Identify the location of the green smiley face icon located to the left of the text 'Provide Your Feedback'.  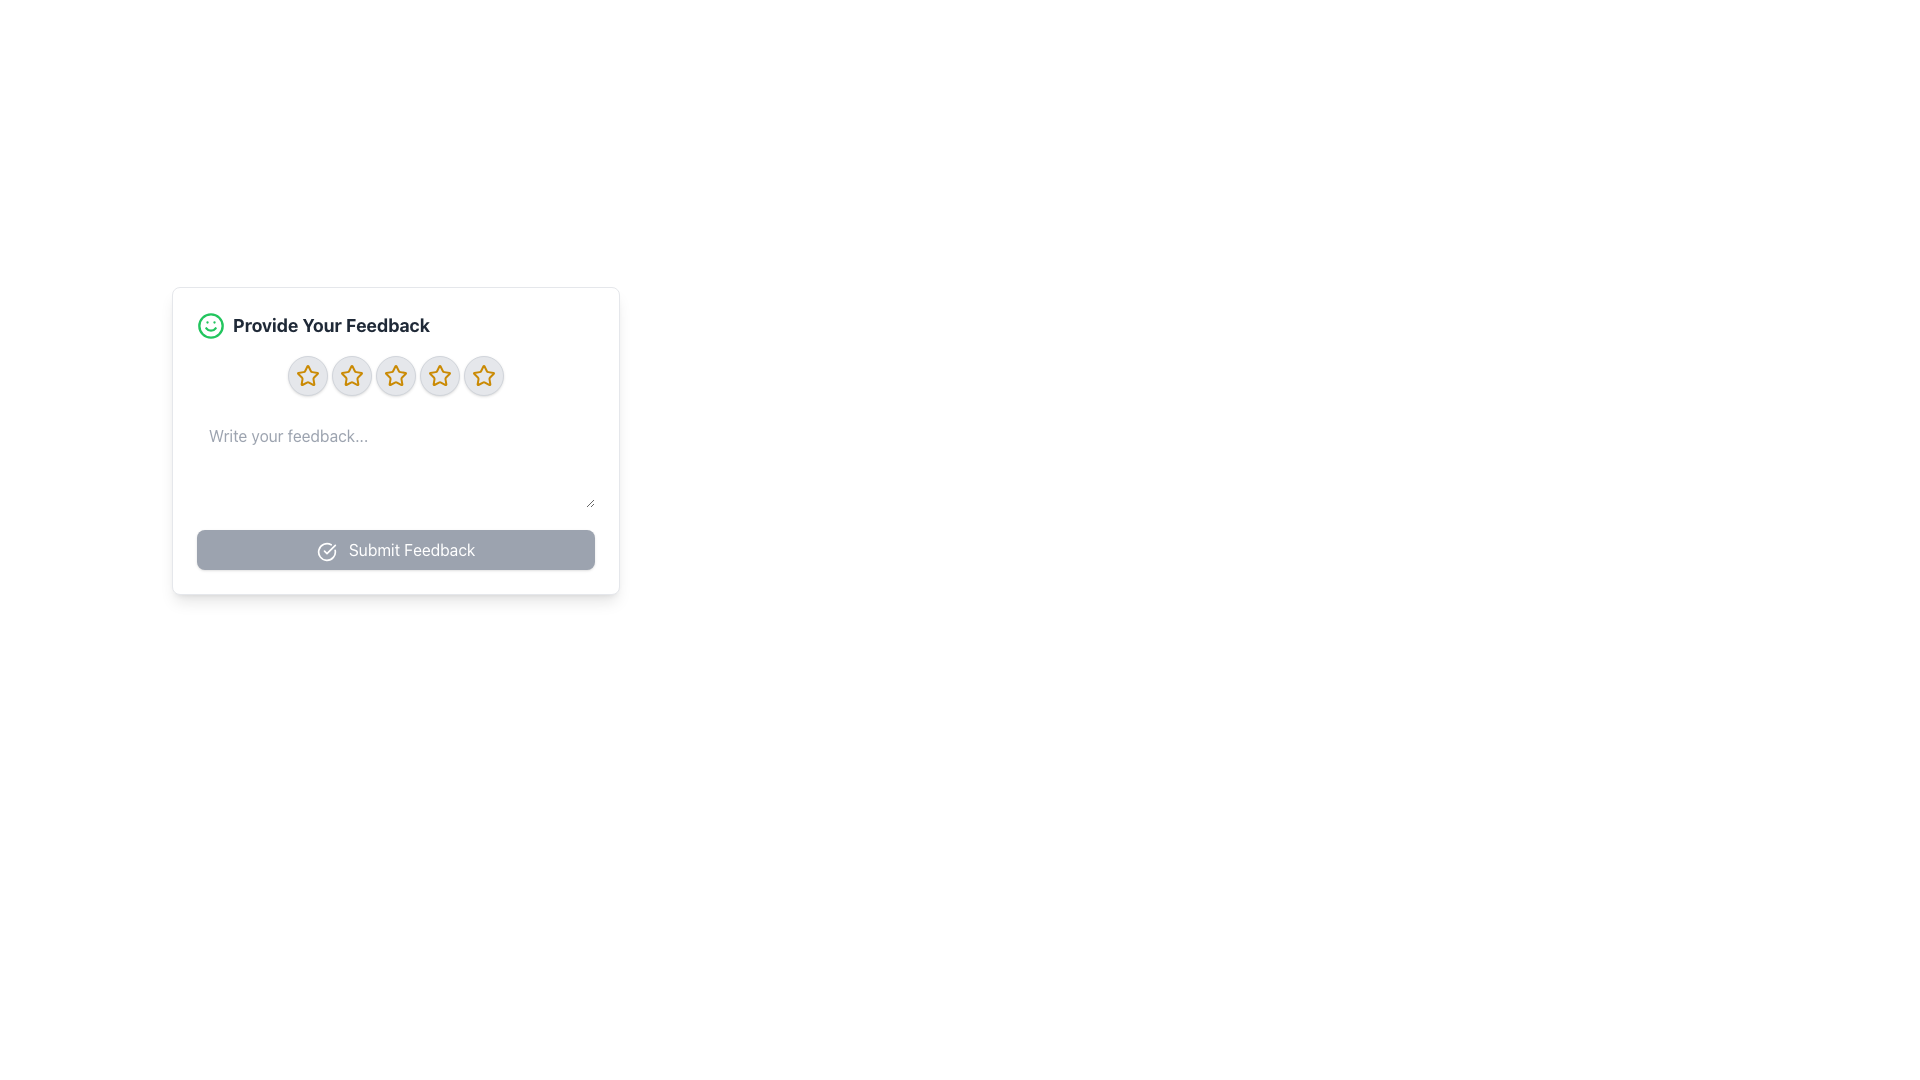
(211, 325).